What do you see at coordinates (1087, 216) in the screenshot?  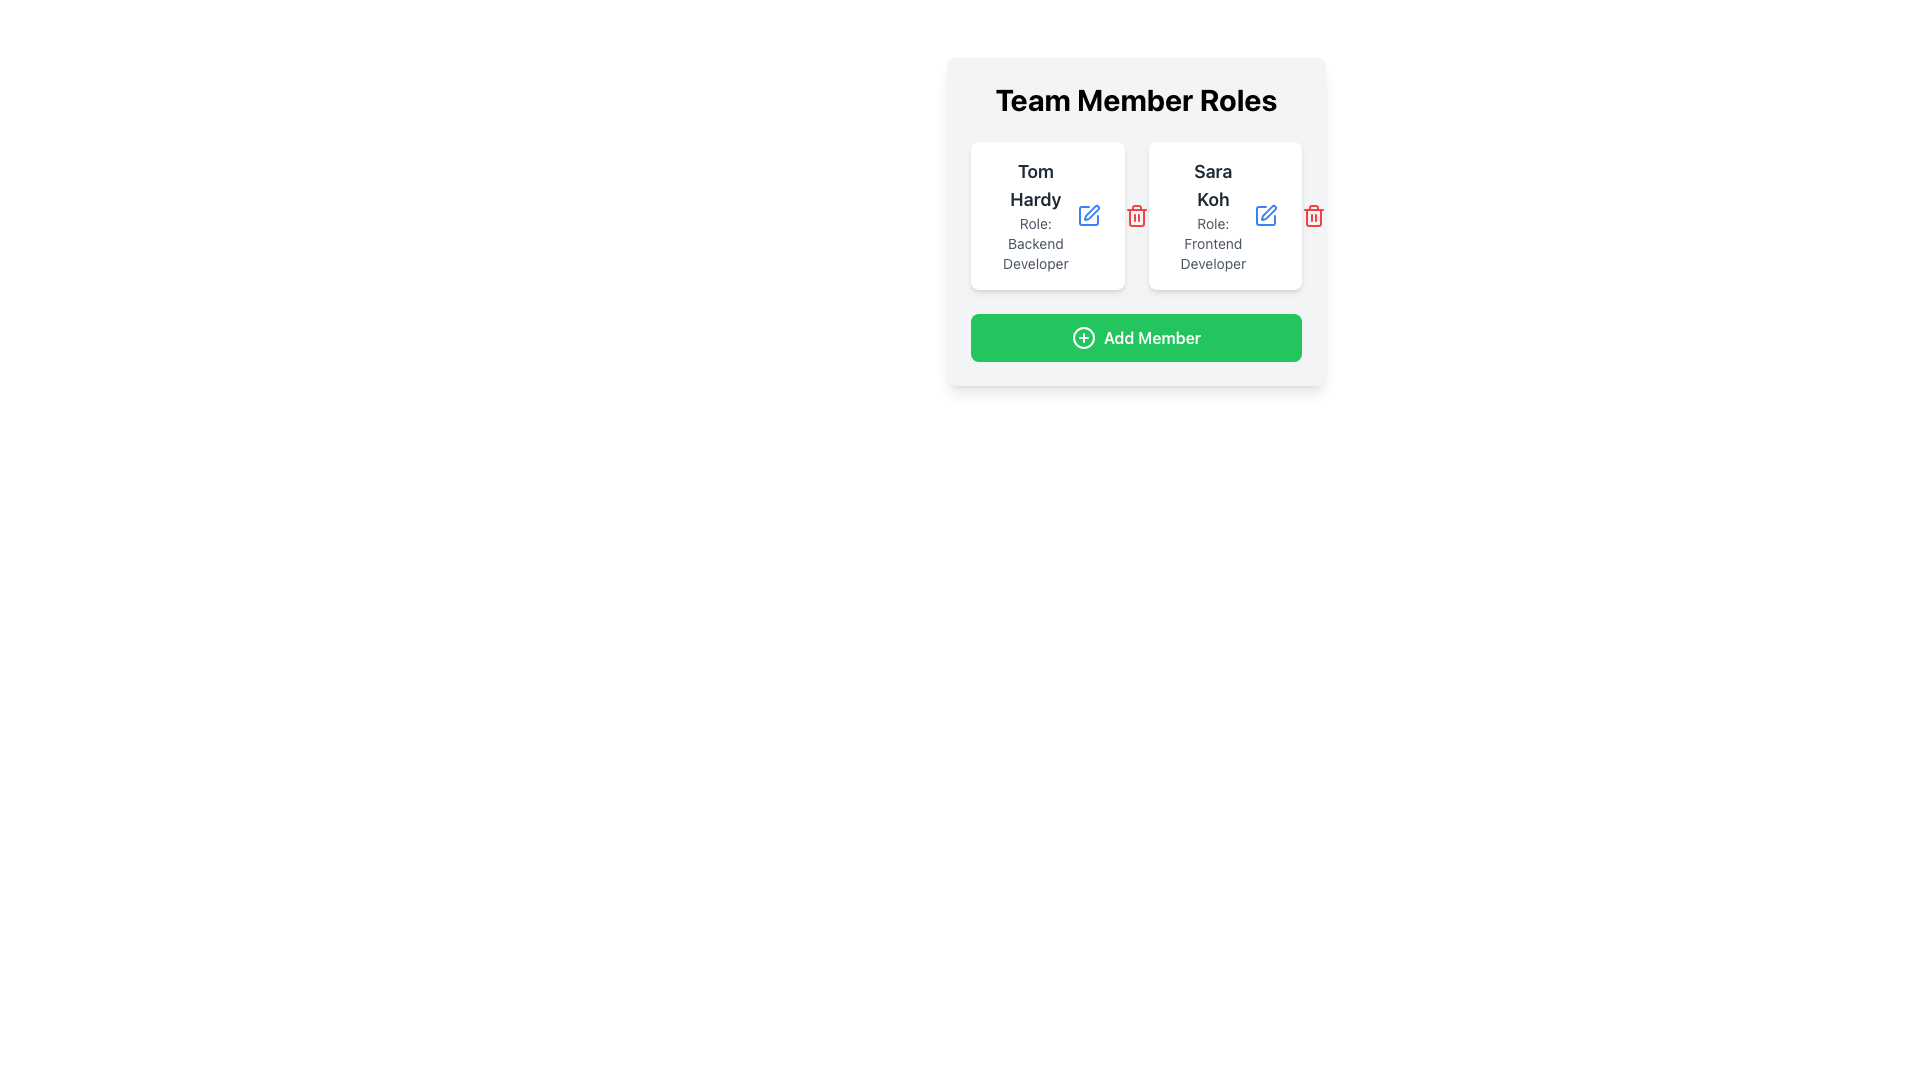 I see `the edit icon located in the top-right corner of the box containing 'Tom Hardy', which allows users to modify details for this team member` at bounding box center [1087, 216].